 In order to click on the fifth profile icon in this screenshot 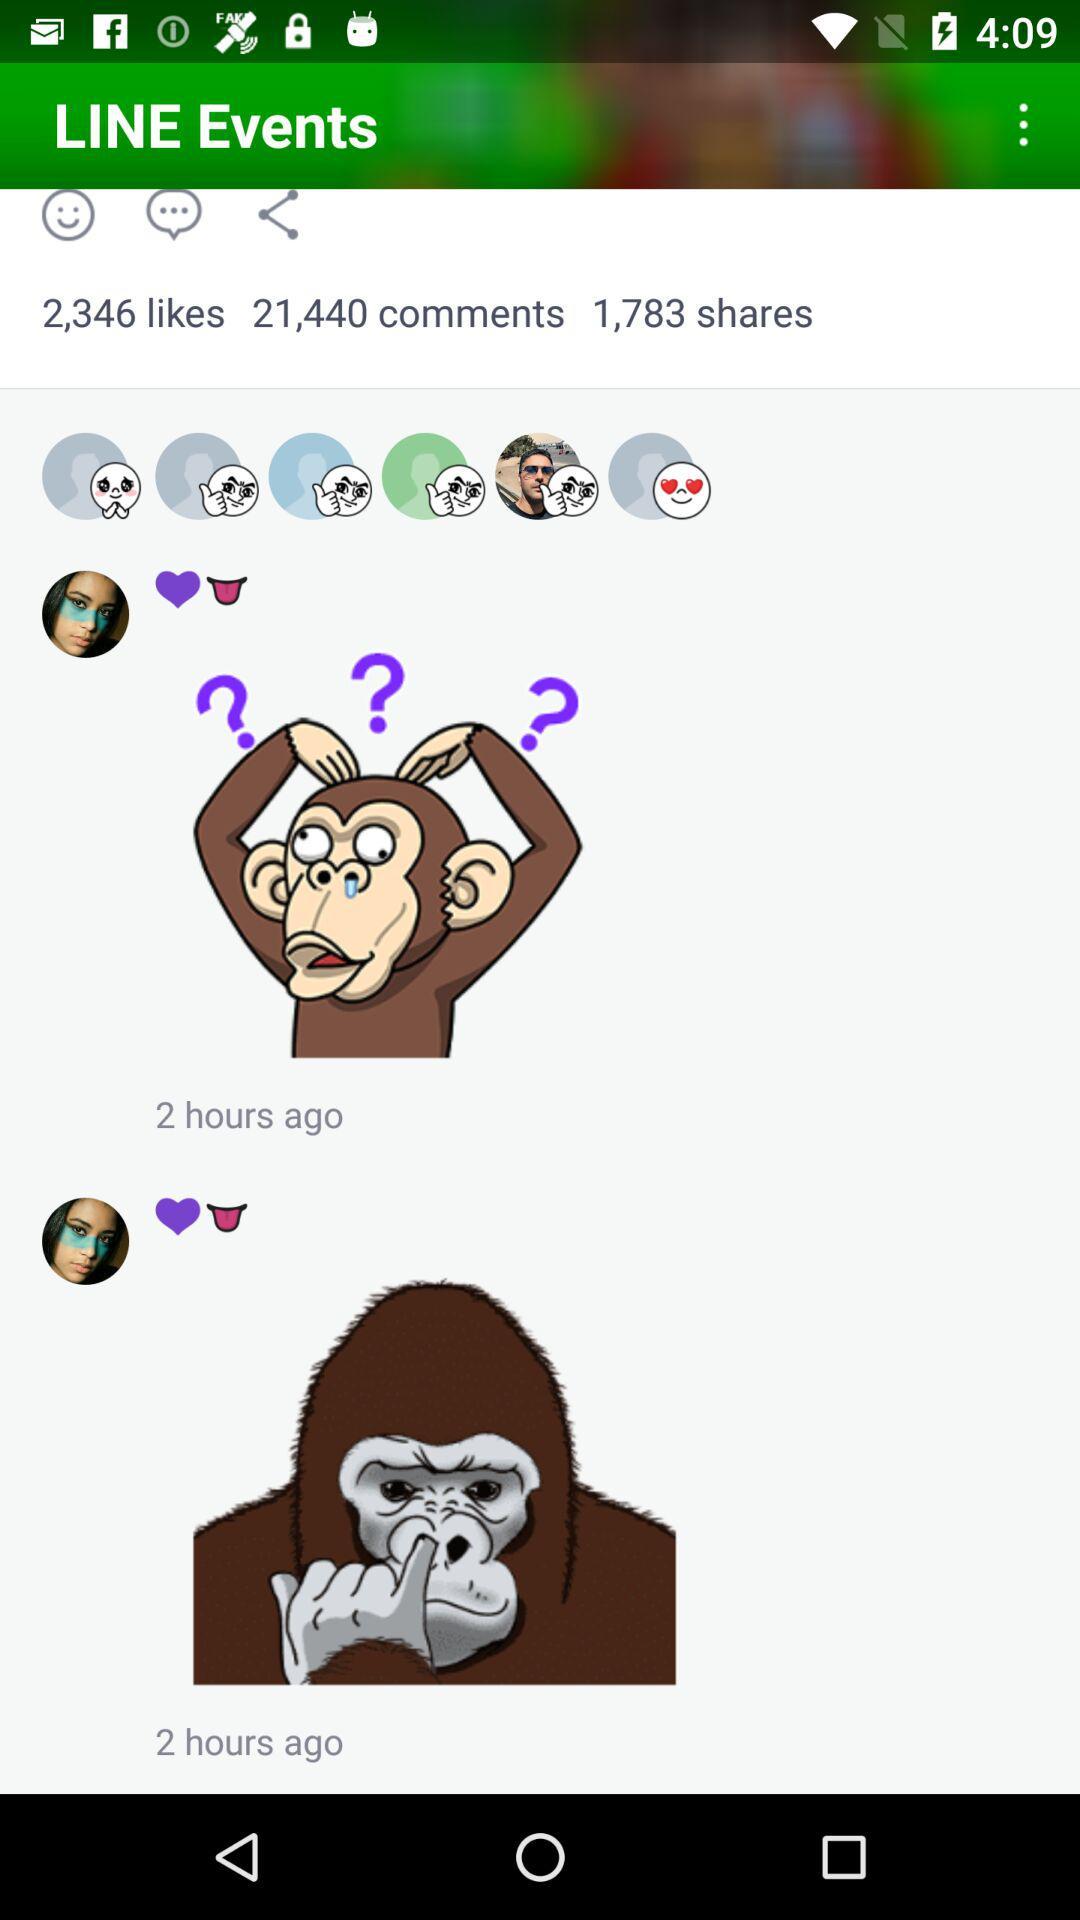, I will do `click(547, 476)`.